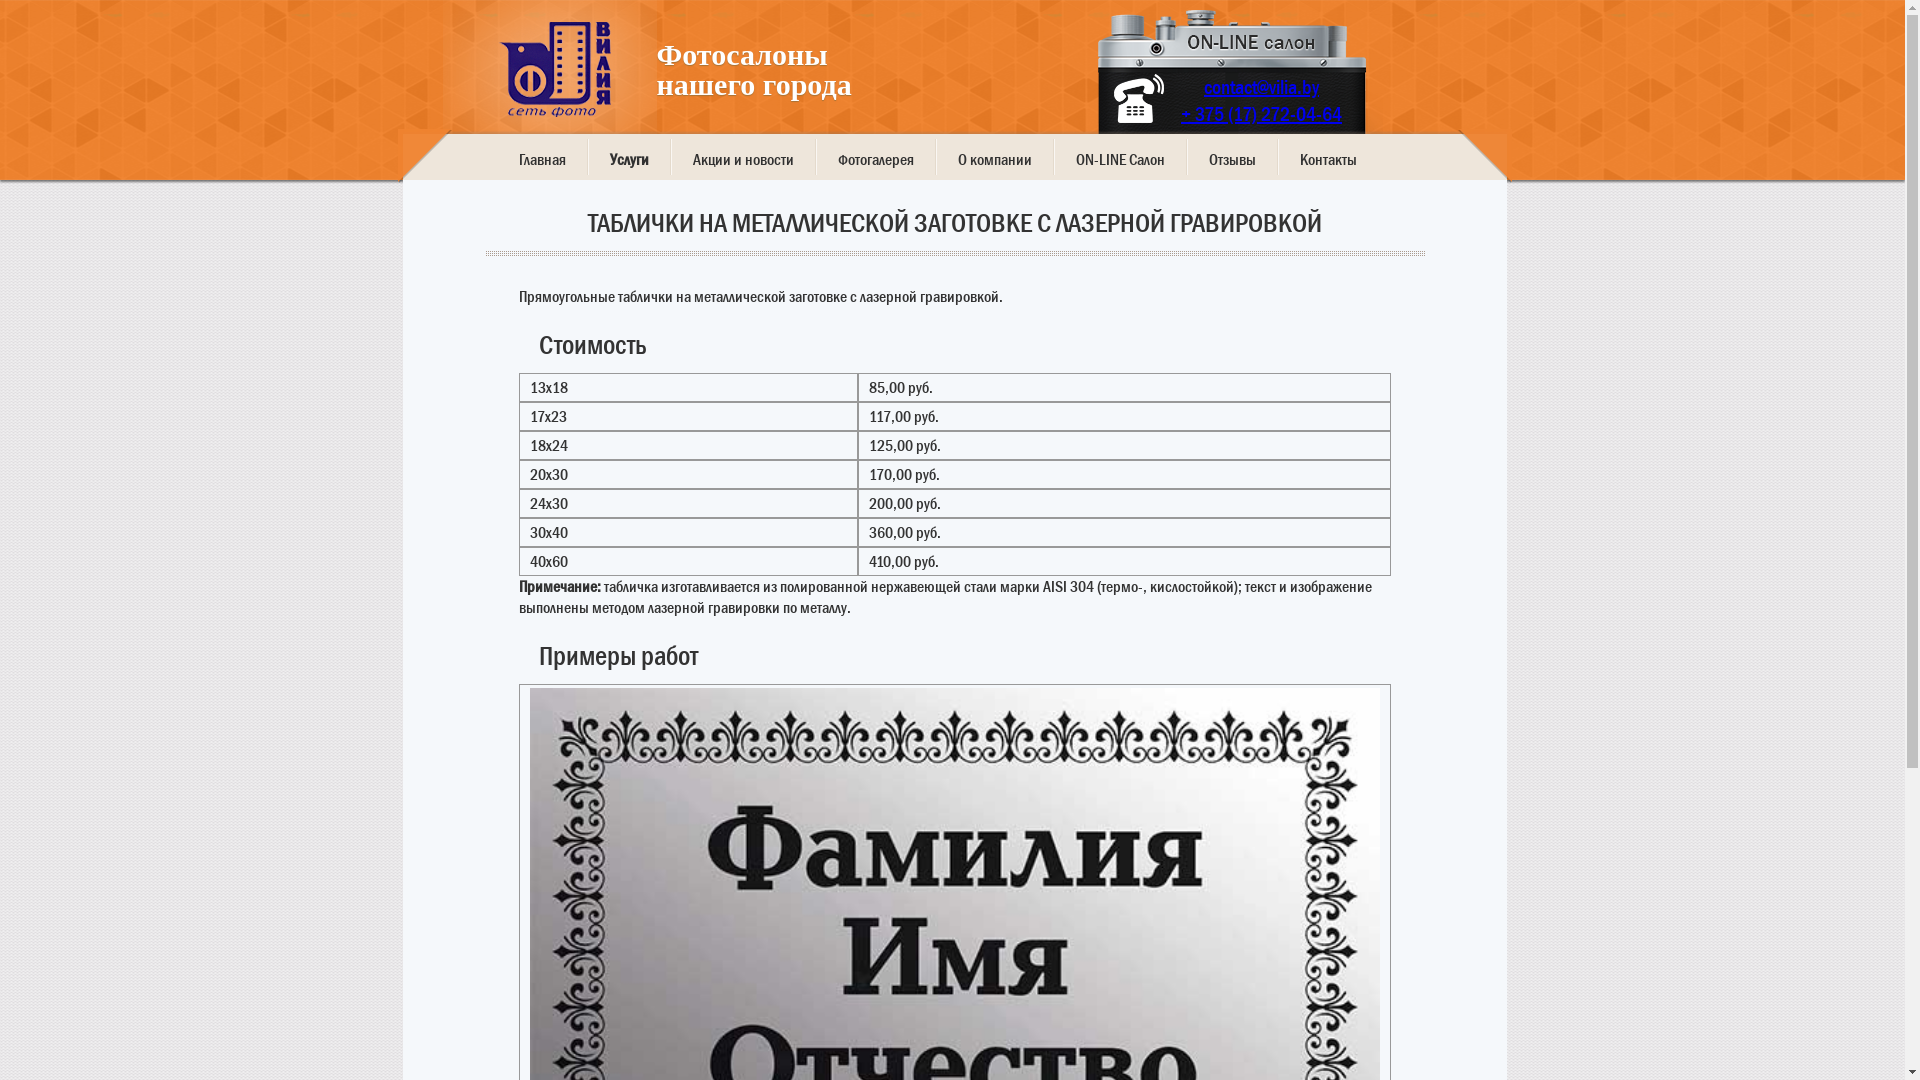  What do you see at coordinates (1260, 86) in the screenshot?
I see `'contact@vilia.by'` at bounding box center [1260, 86].